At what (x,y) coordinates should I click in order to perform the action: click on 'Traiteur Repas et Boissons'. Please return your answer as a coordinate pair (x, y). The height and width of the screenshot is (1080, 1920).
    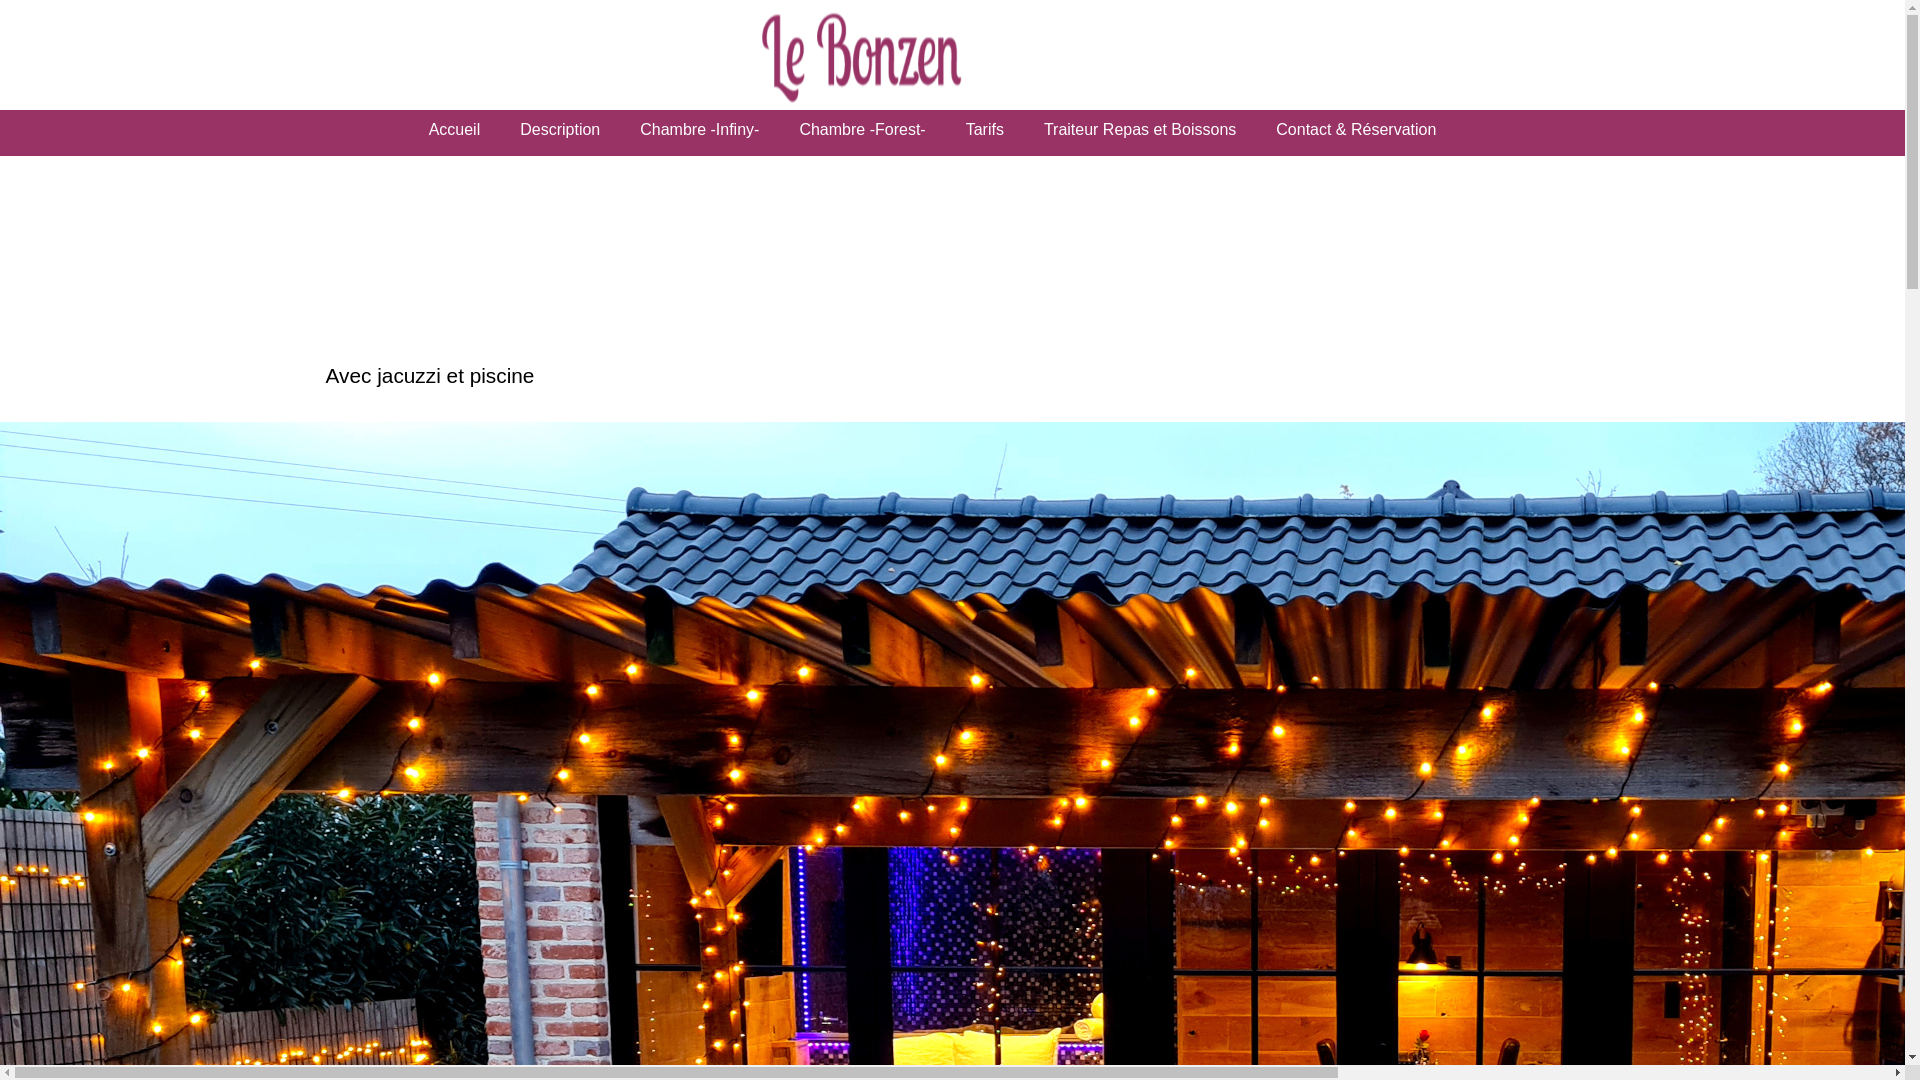
    Looking at the image, I should click on (1140, 130).